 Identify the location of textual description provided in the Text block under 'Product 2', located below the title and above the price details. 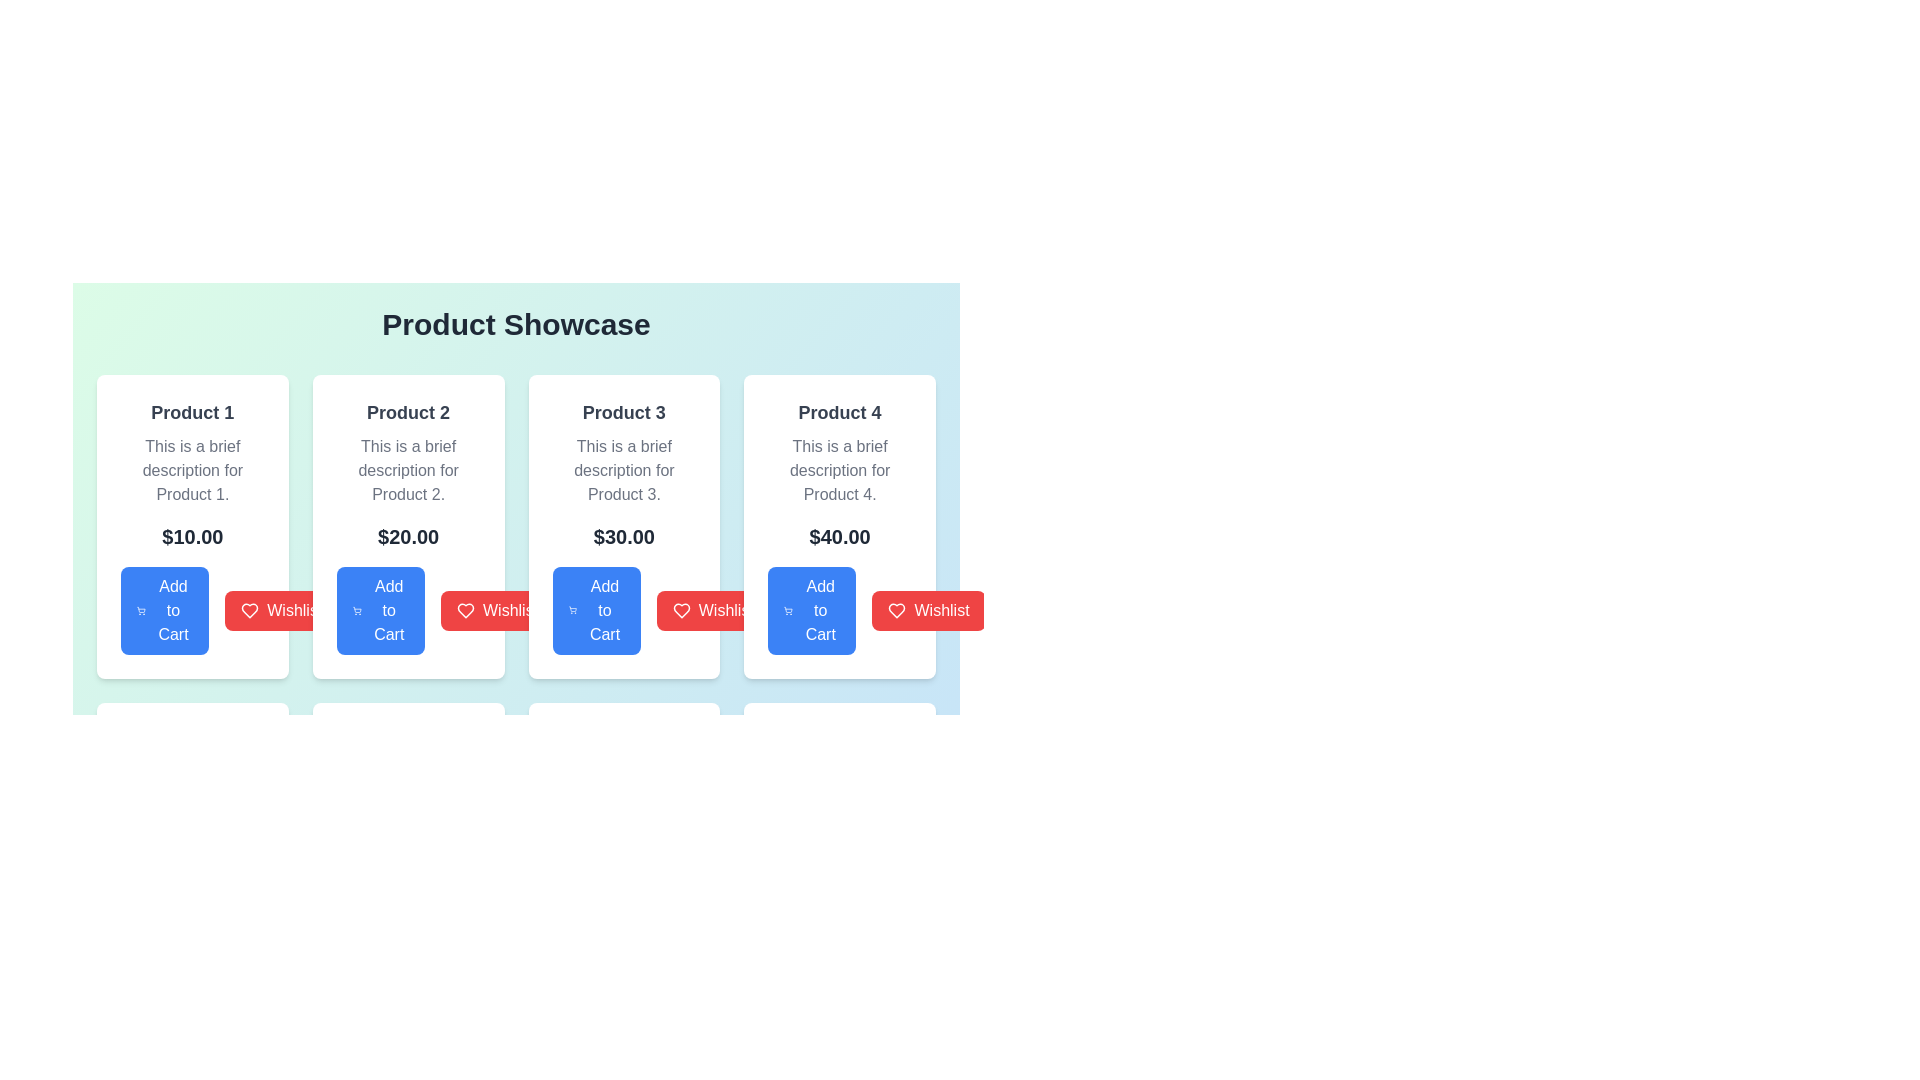
(407, 470).